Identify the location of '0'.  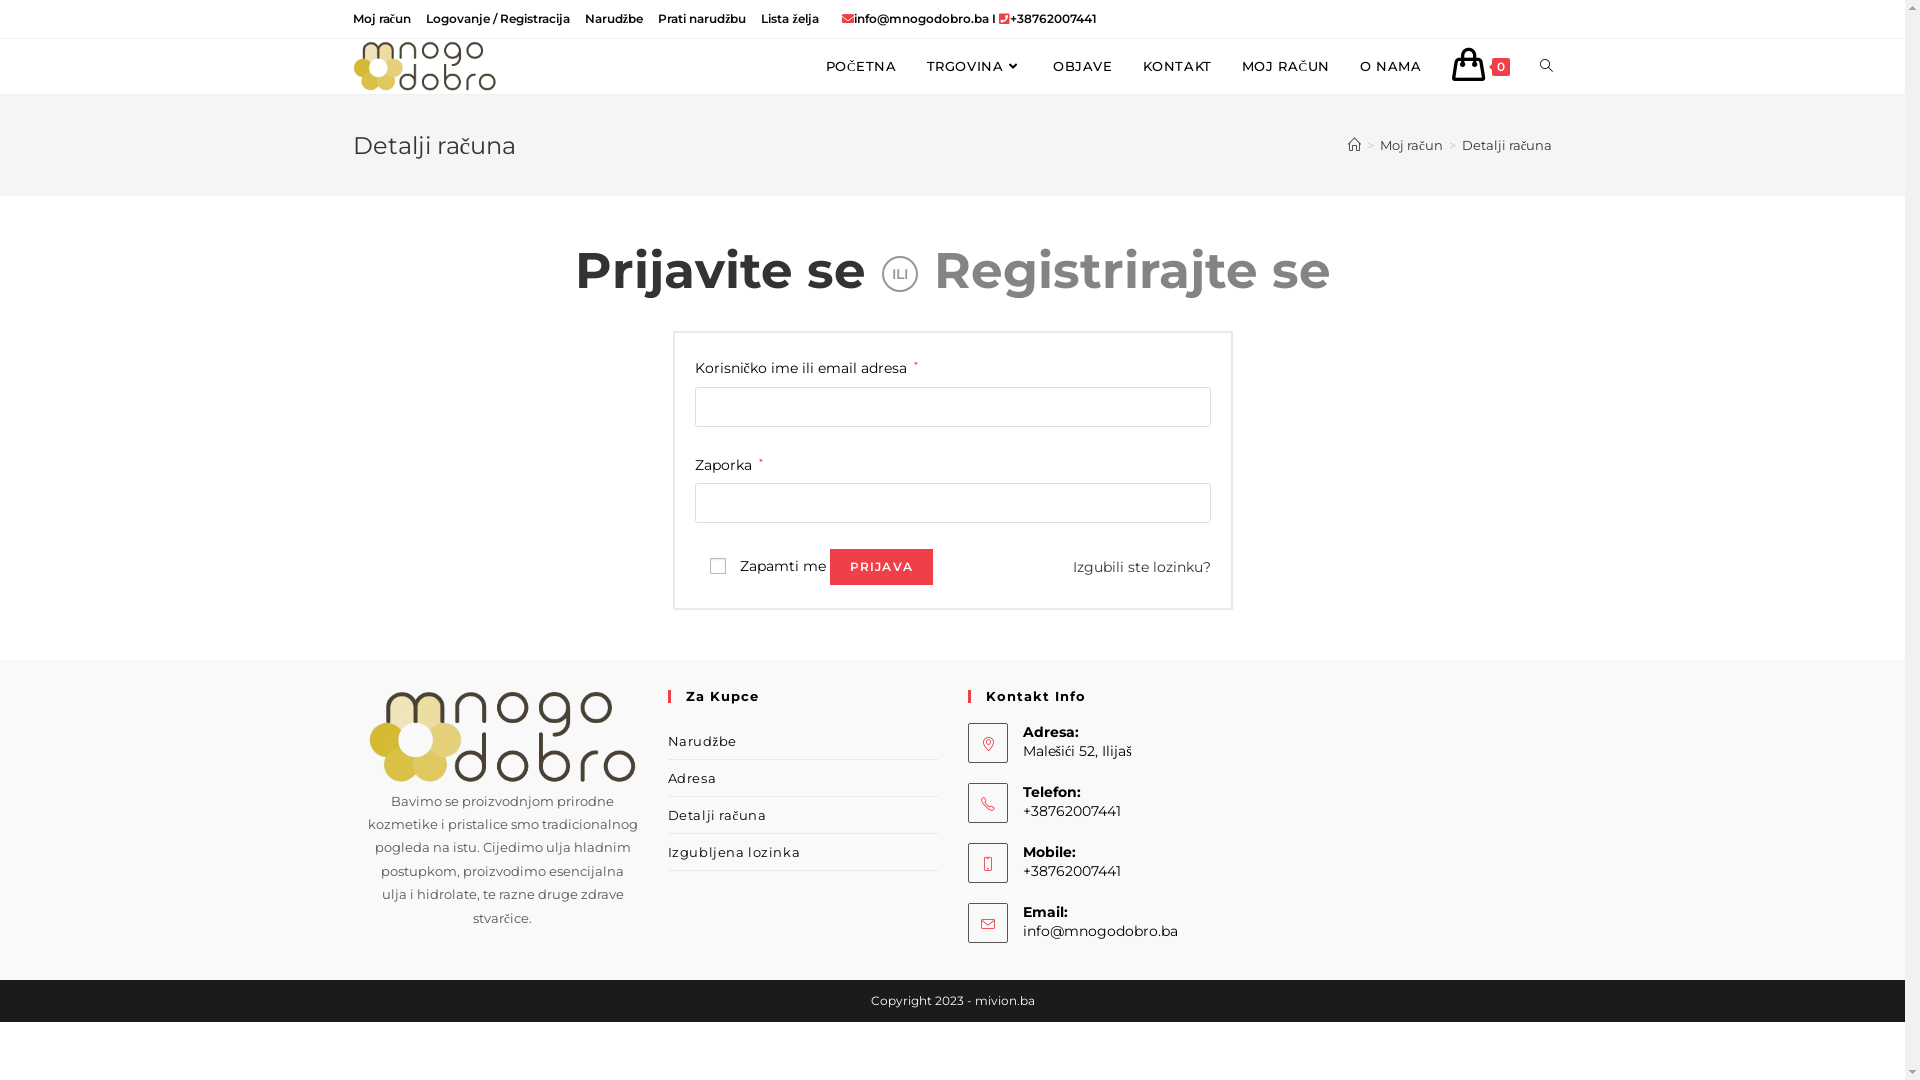
(1479, 65).